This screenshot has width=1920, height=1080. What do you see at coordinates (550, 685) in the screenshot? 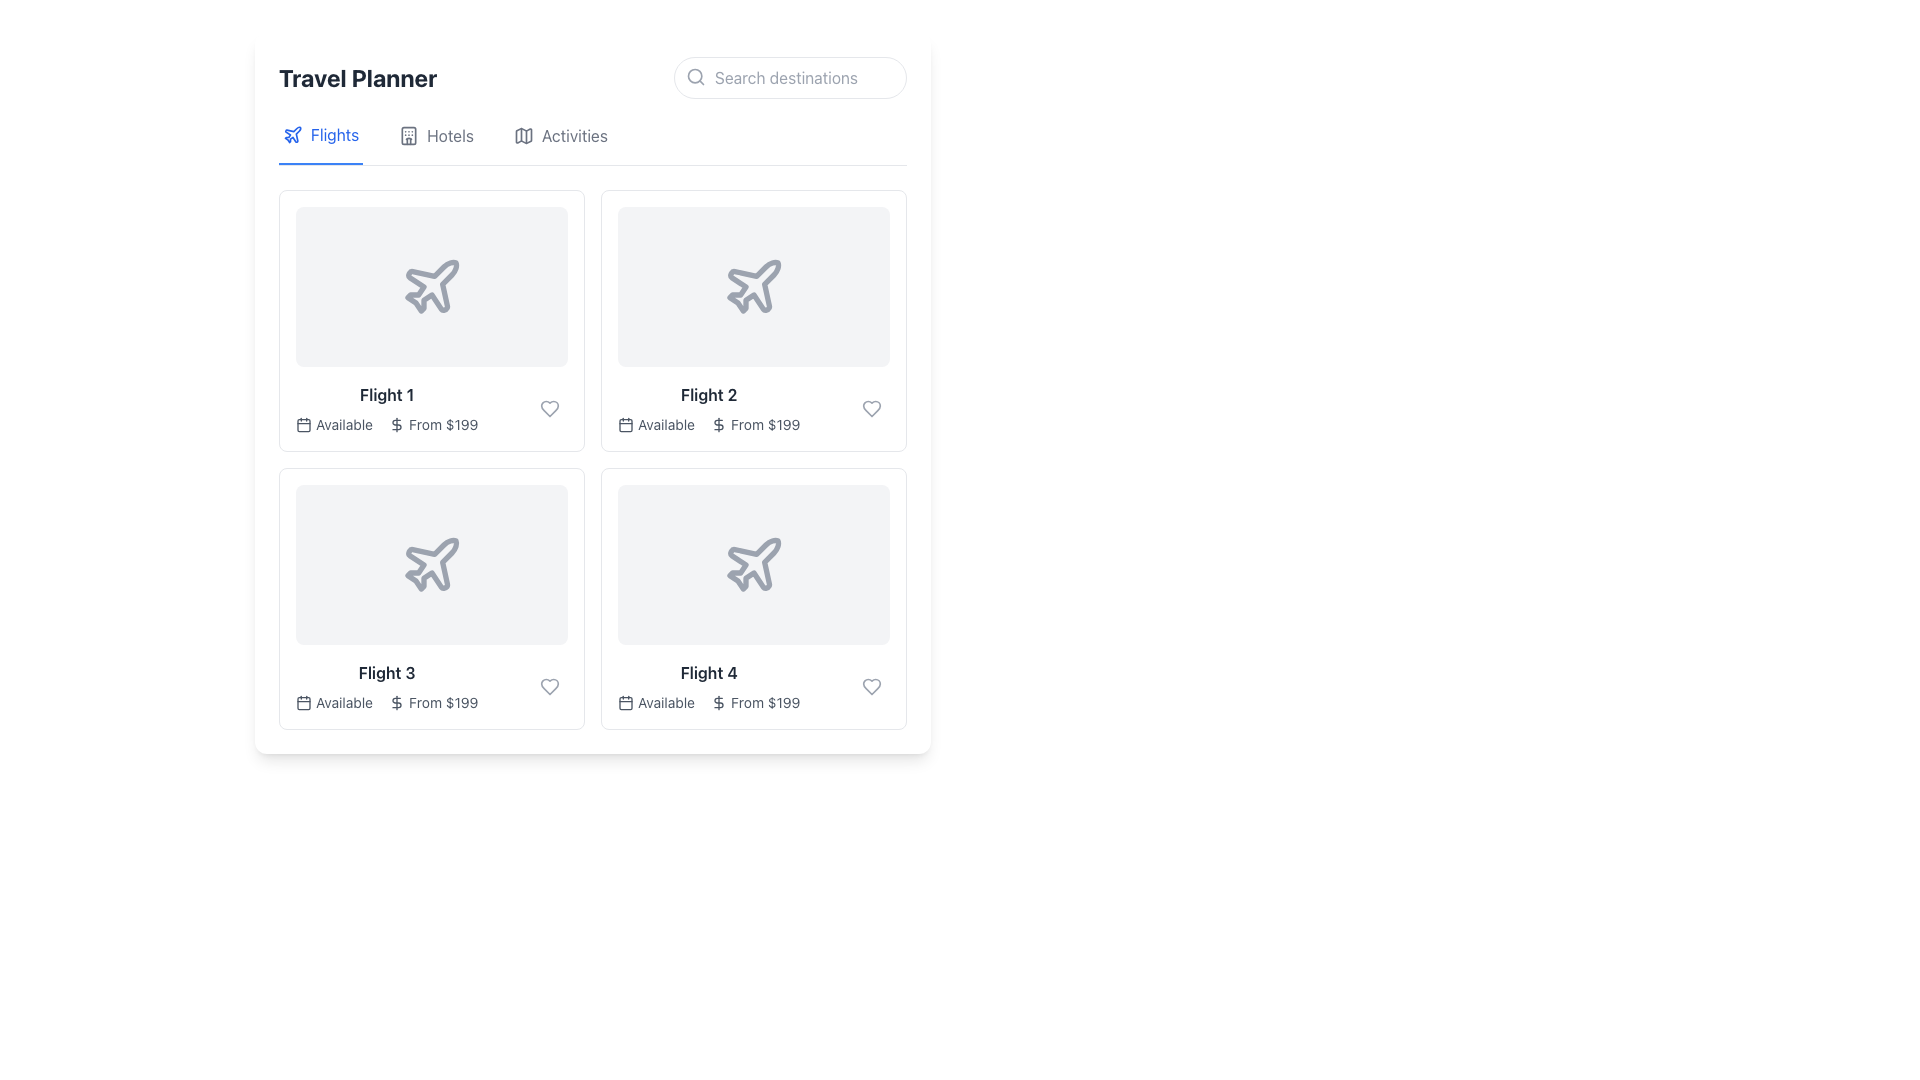
I see `the circular button with a heart-shaped icon located in the bottom right corner of the 'Flight 3' box` at bounding box center [550, 685].